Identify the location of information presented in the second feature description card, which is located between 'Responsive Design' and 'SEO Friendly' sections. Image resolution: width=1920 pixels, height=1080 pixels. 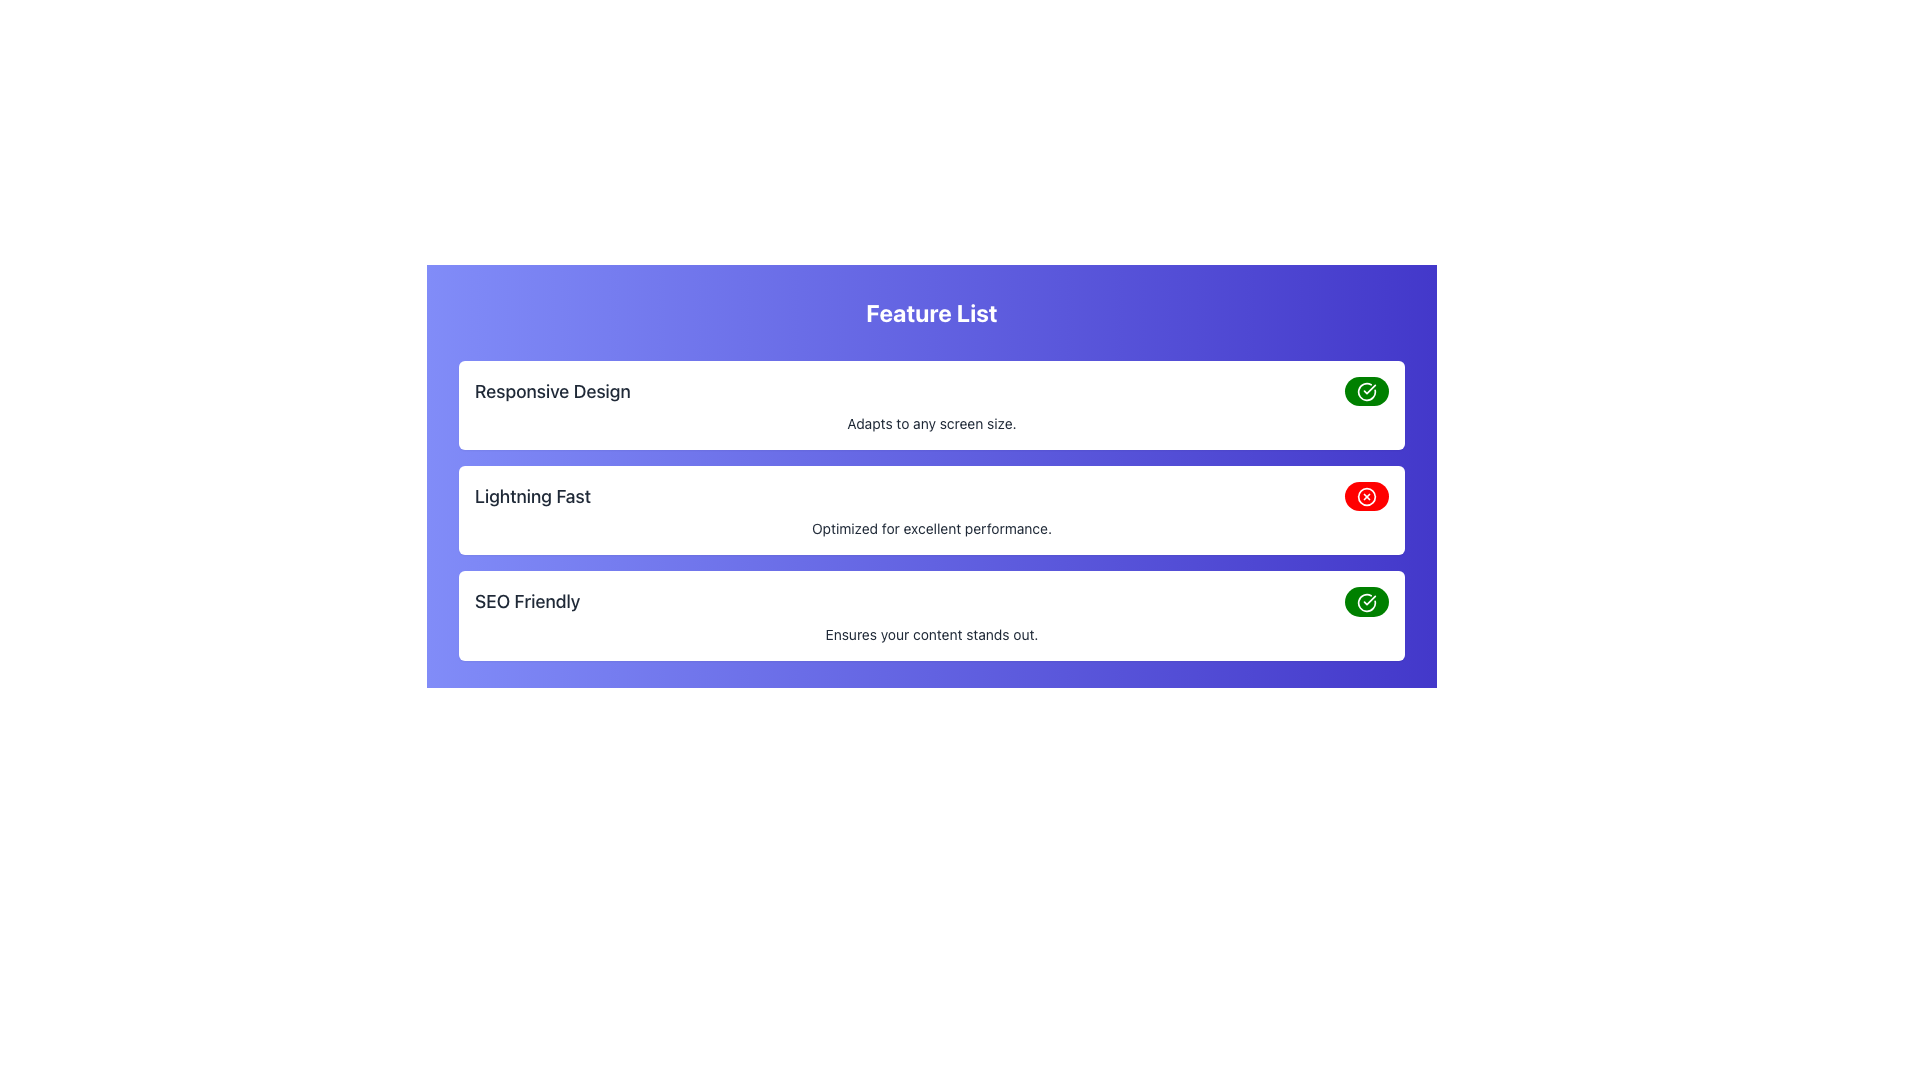
(930, 508).